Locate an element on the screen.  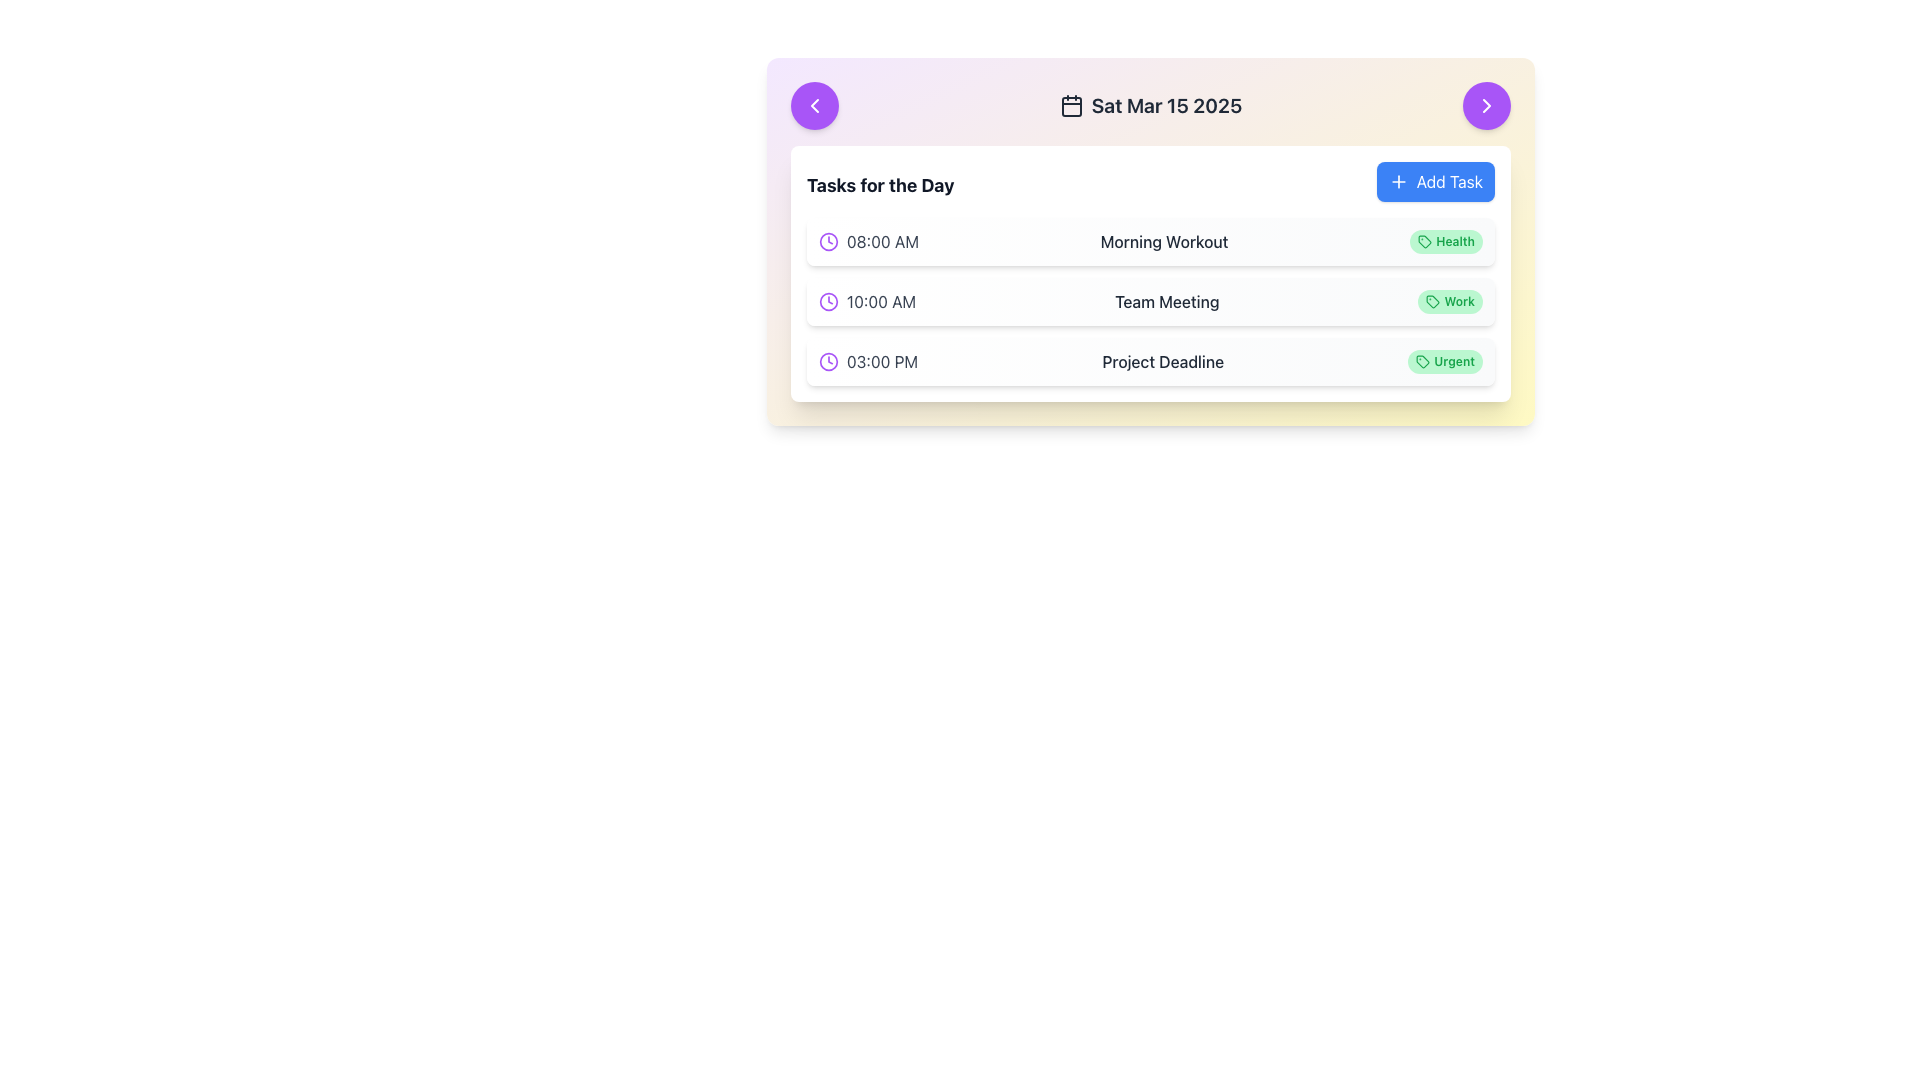
the timestamp '10:00 AM' with a clock icon that has a purple outline, located in the second row of the task list is located at coordinates (867, 301).